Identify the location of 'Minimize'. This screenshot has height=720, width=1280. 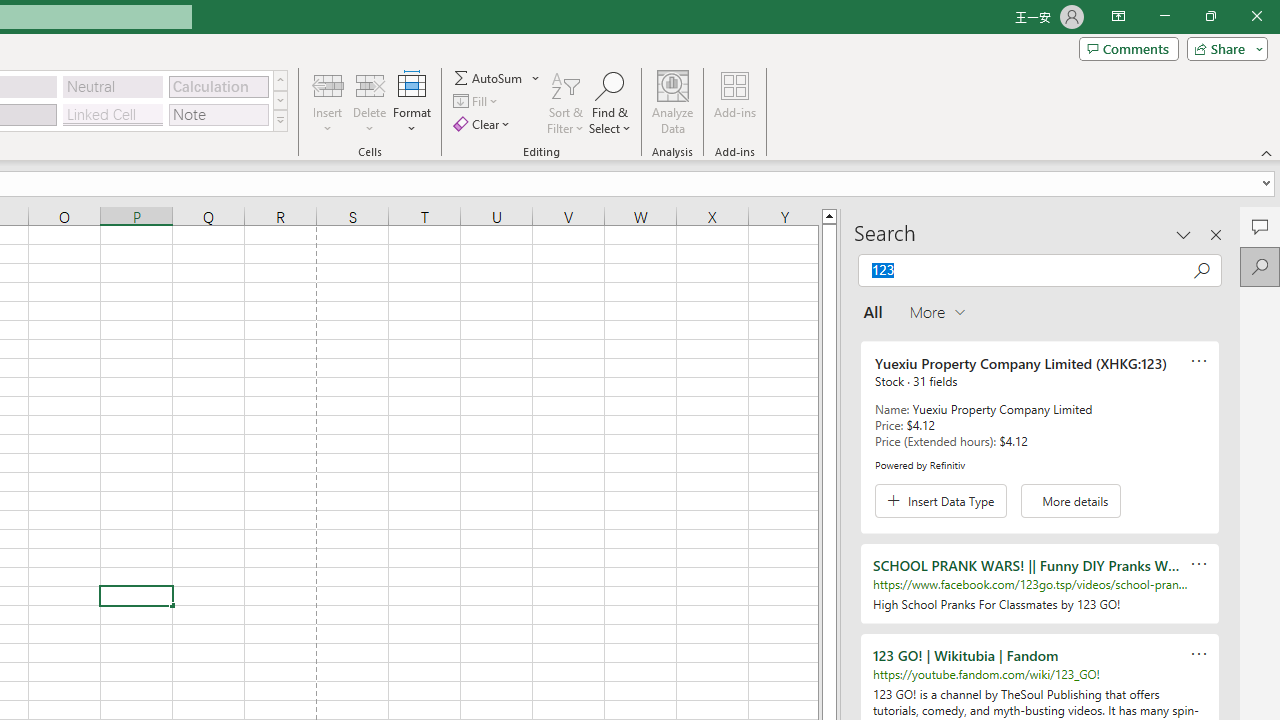
(1164, 16).